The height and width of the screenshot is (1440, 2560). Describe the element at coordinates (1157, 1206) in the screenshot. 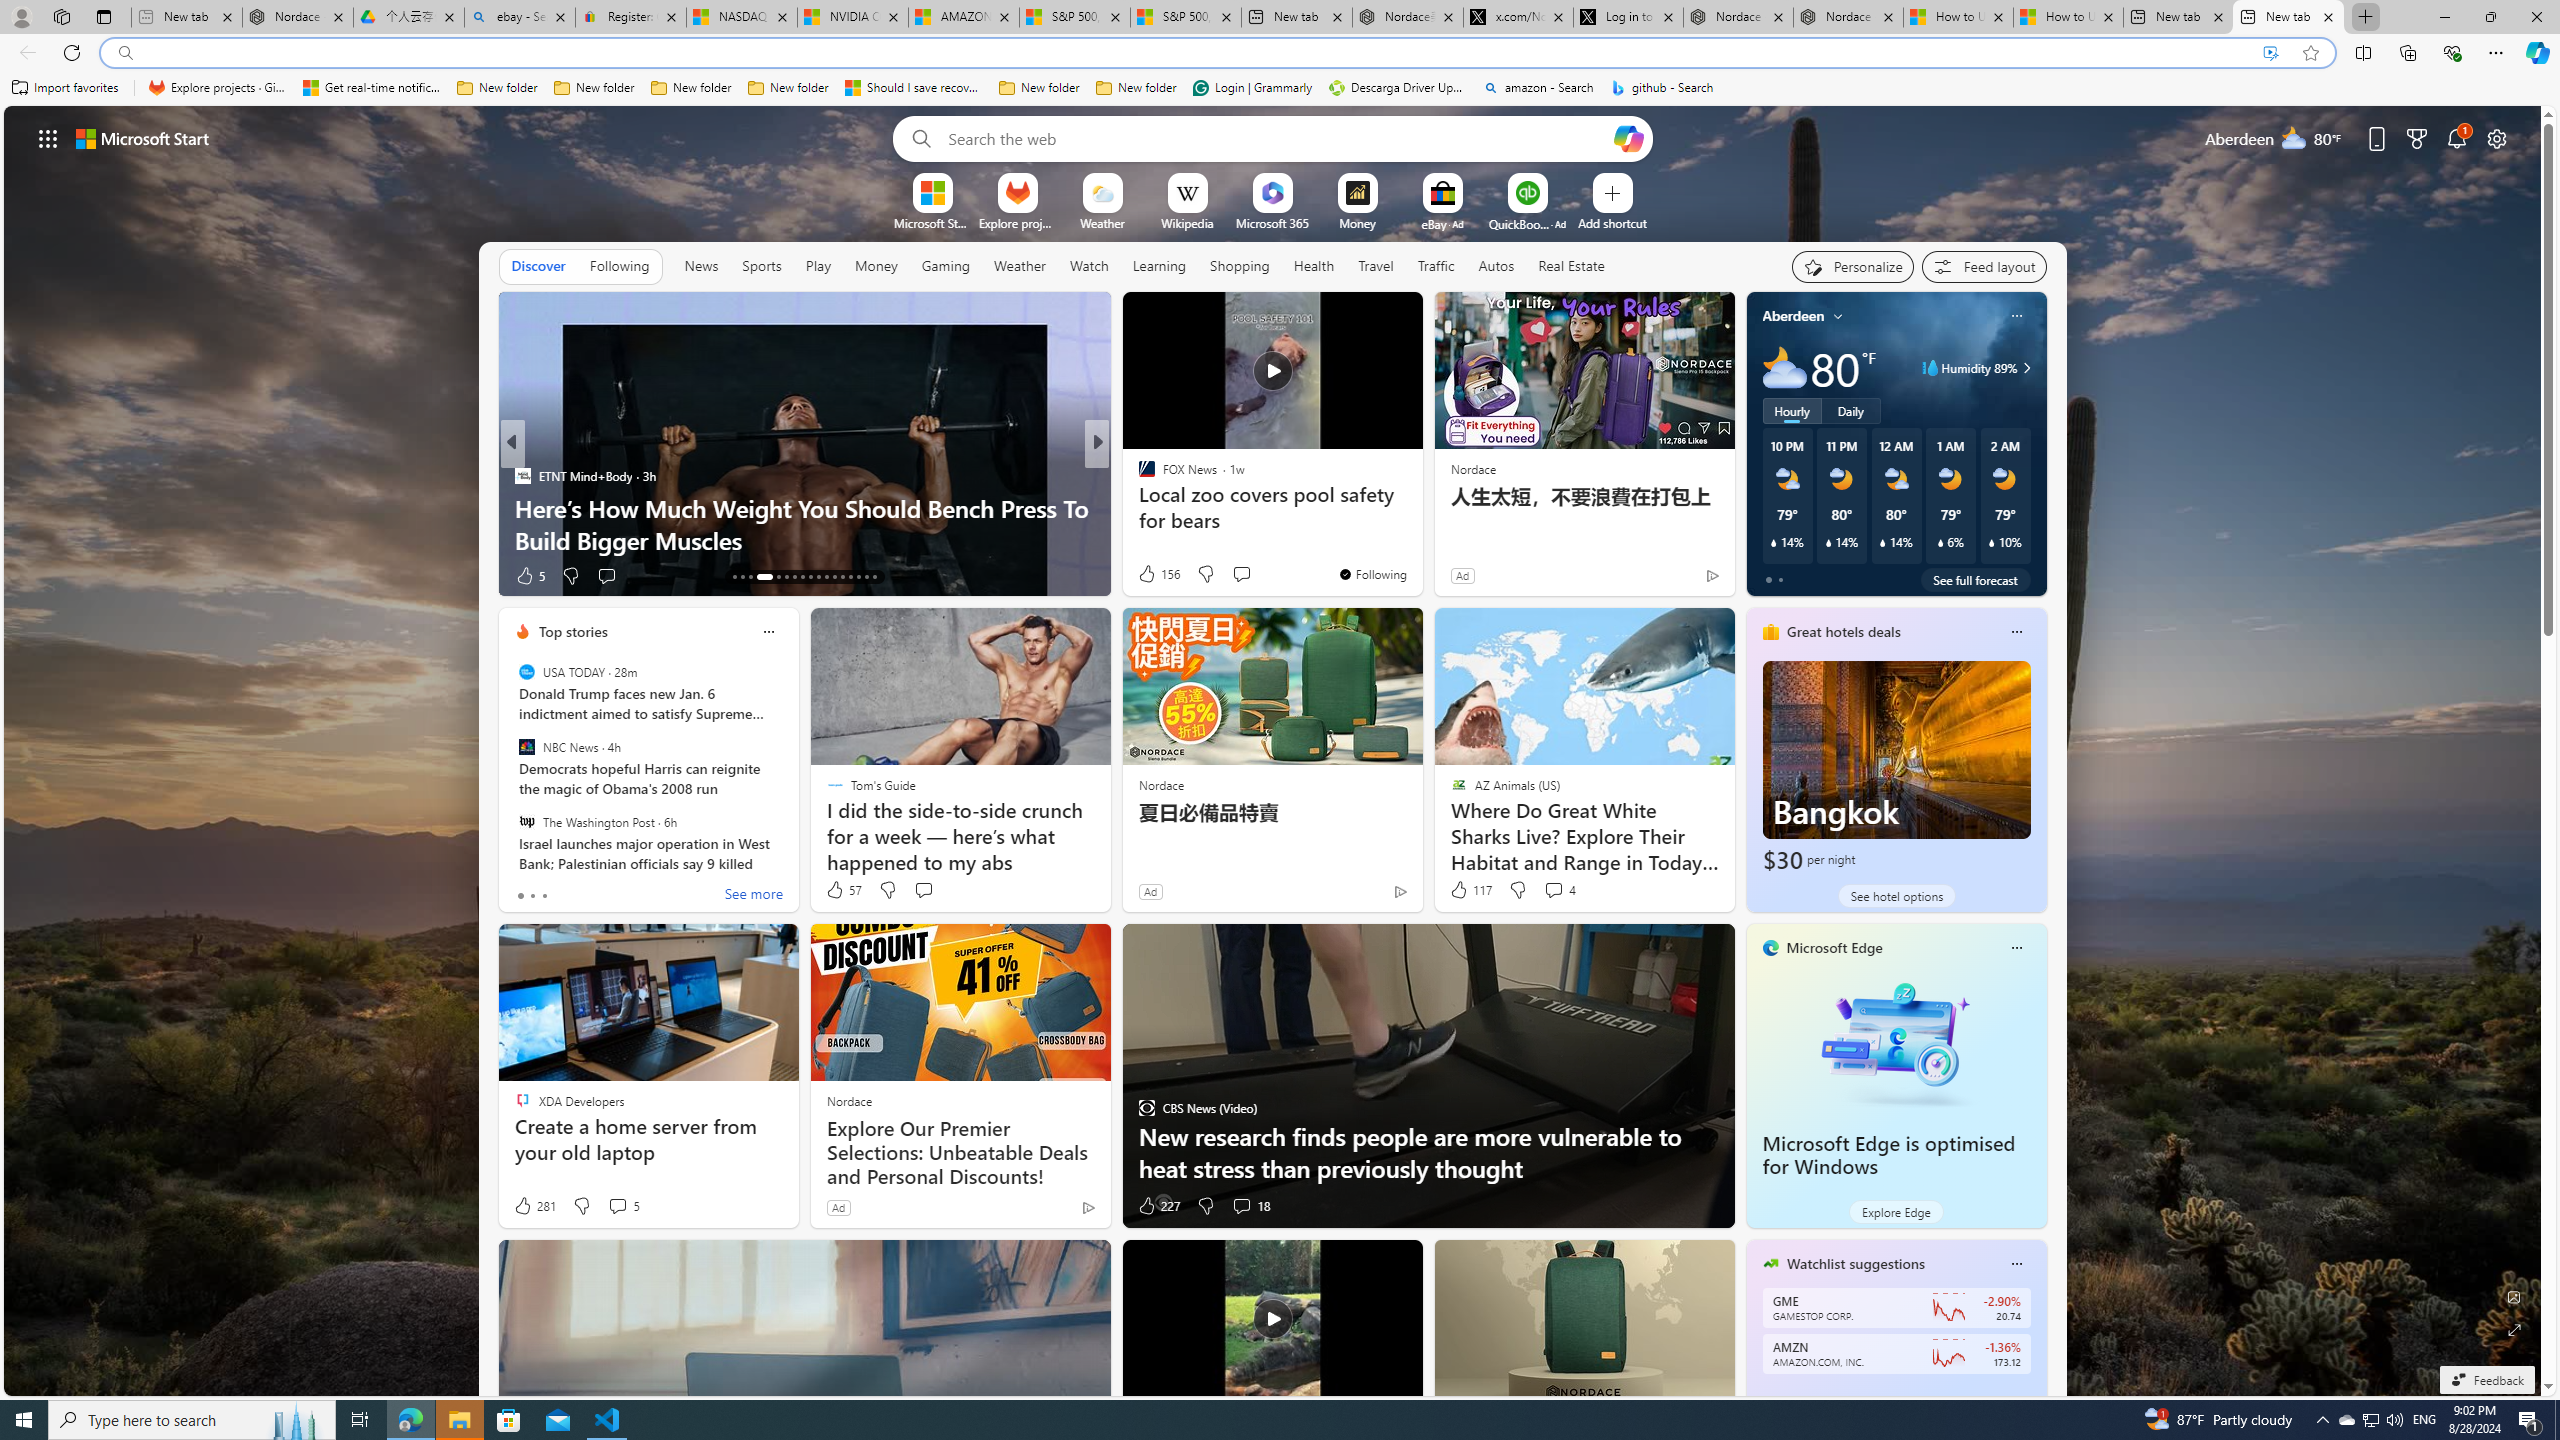

I see `'227 Like'` at that location.